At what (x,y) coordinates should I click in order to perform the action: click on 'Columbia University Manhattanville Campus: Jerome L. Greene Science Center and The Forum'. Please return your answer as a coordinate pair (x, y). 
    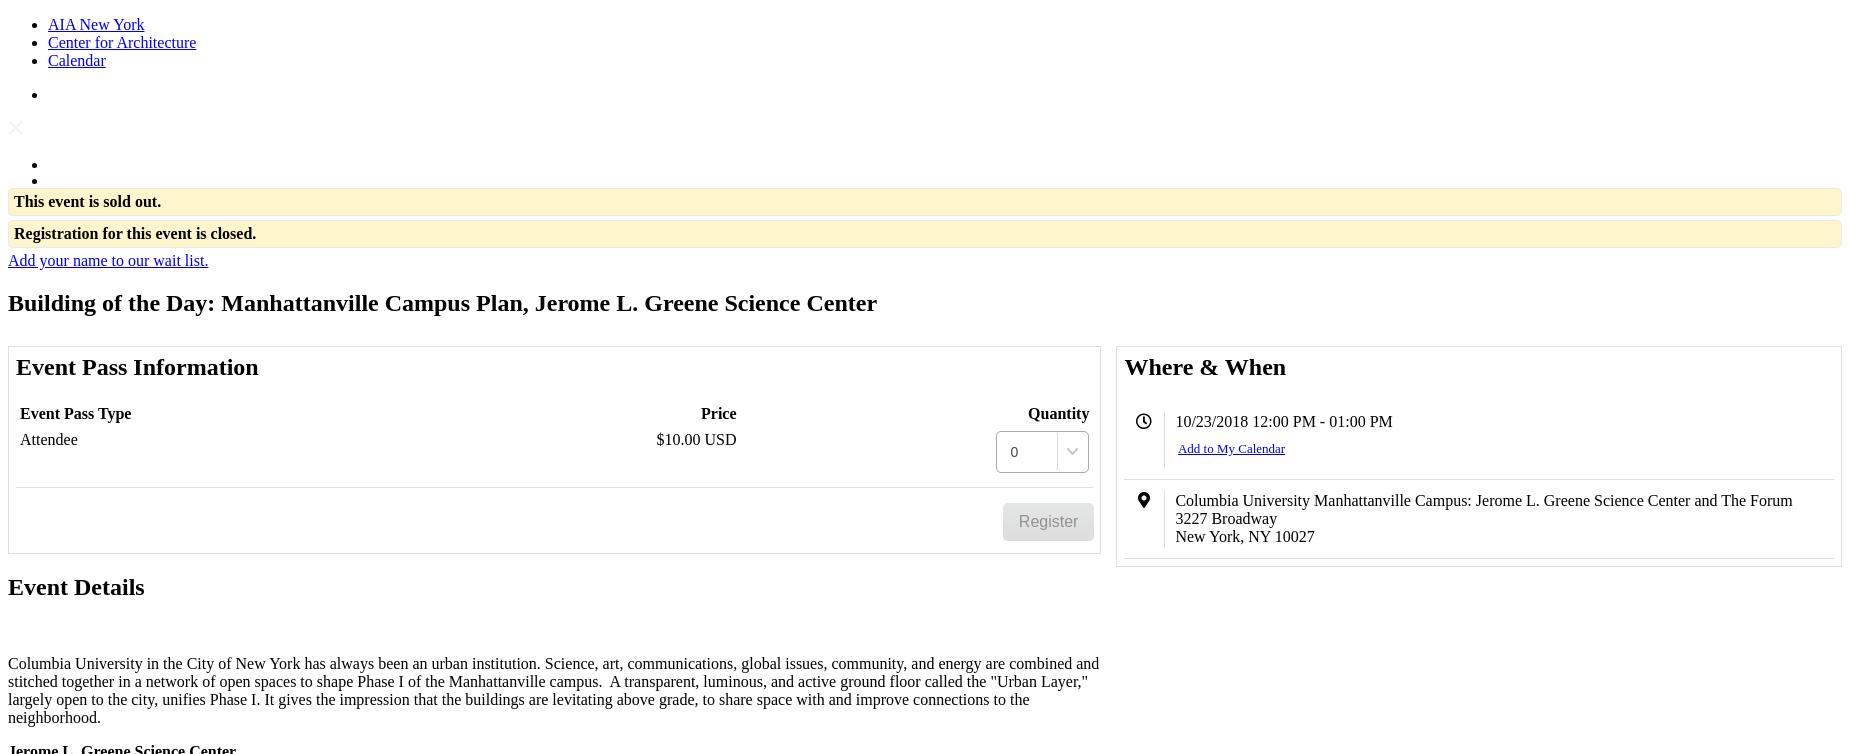
    Looking at the image, I should click on (1483, 499).